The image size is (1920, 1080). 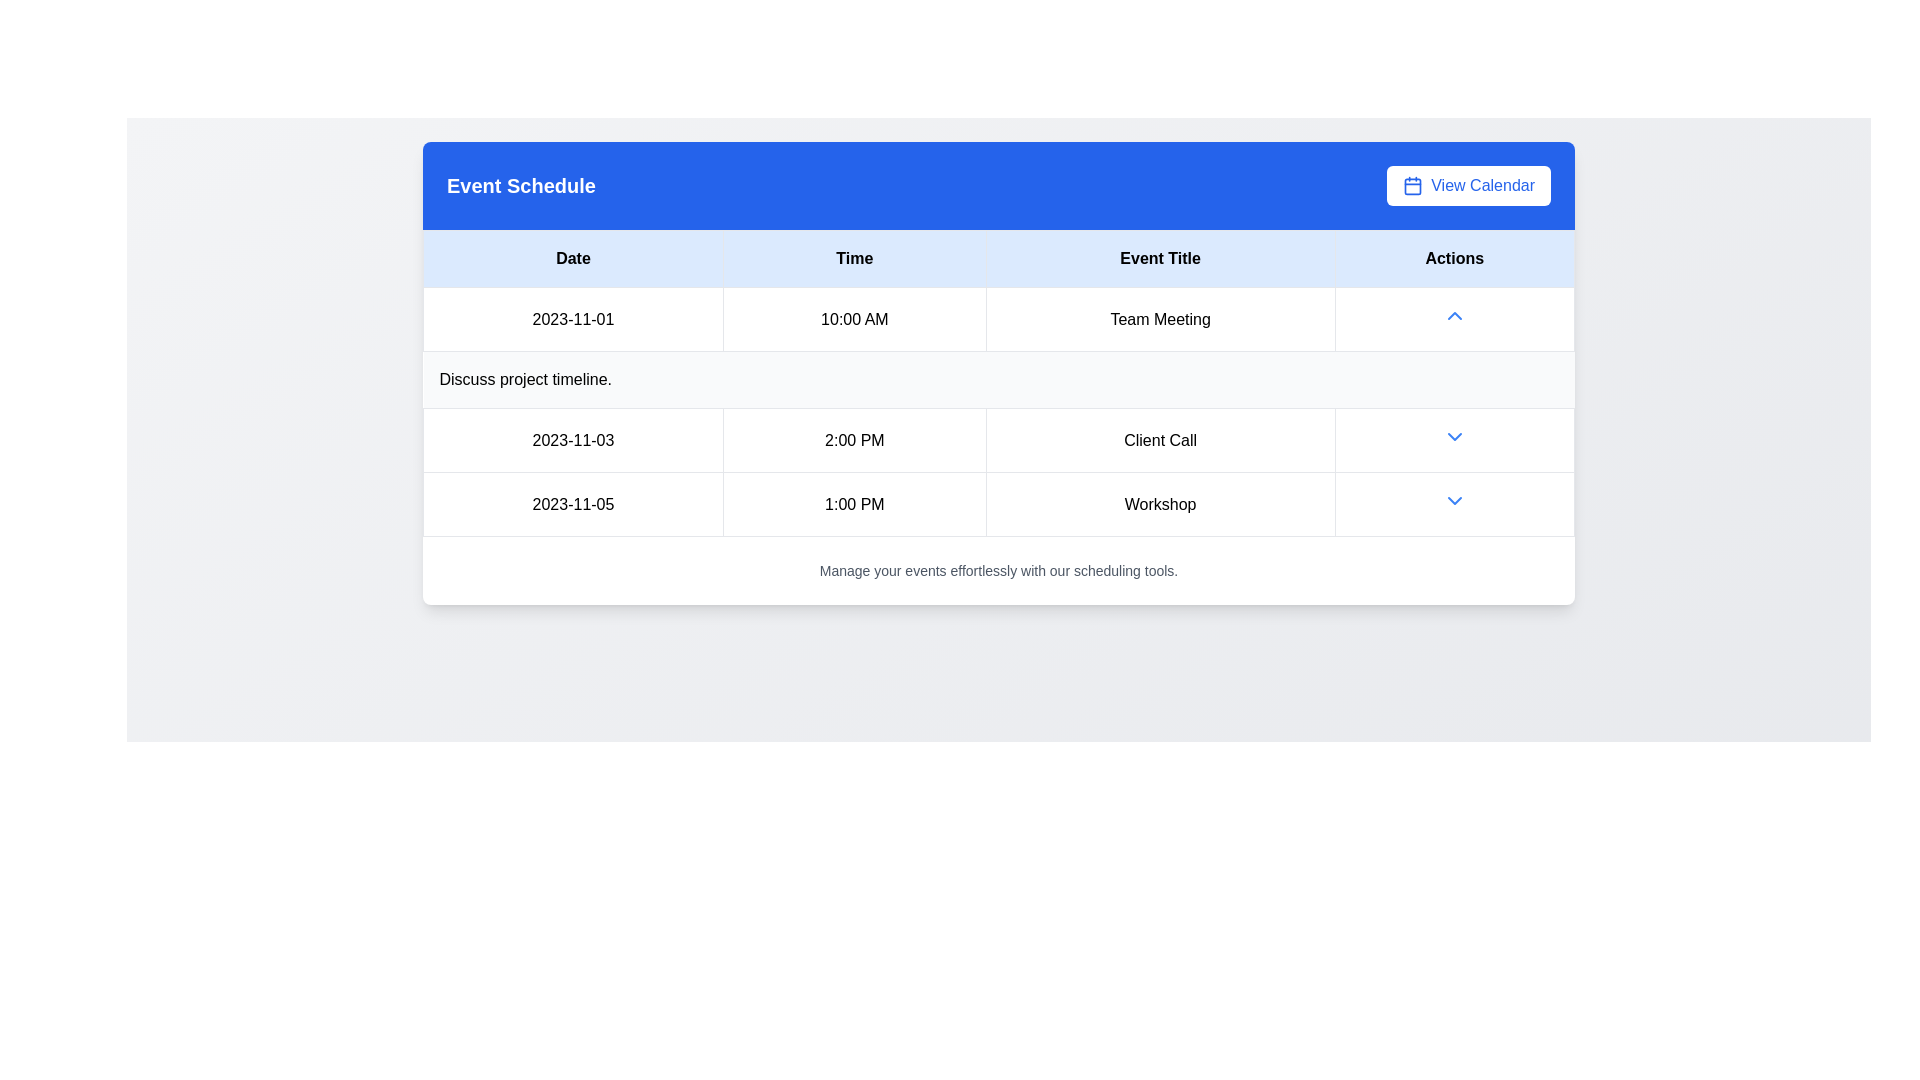 I want to click on the text label displaying '2:00 PM' located under the 'Time' column in the table for the date '2023-11-03', so click(x=854, y=439).